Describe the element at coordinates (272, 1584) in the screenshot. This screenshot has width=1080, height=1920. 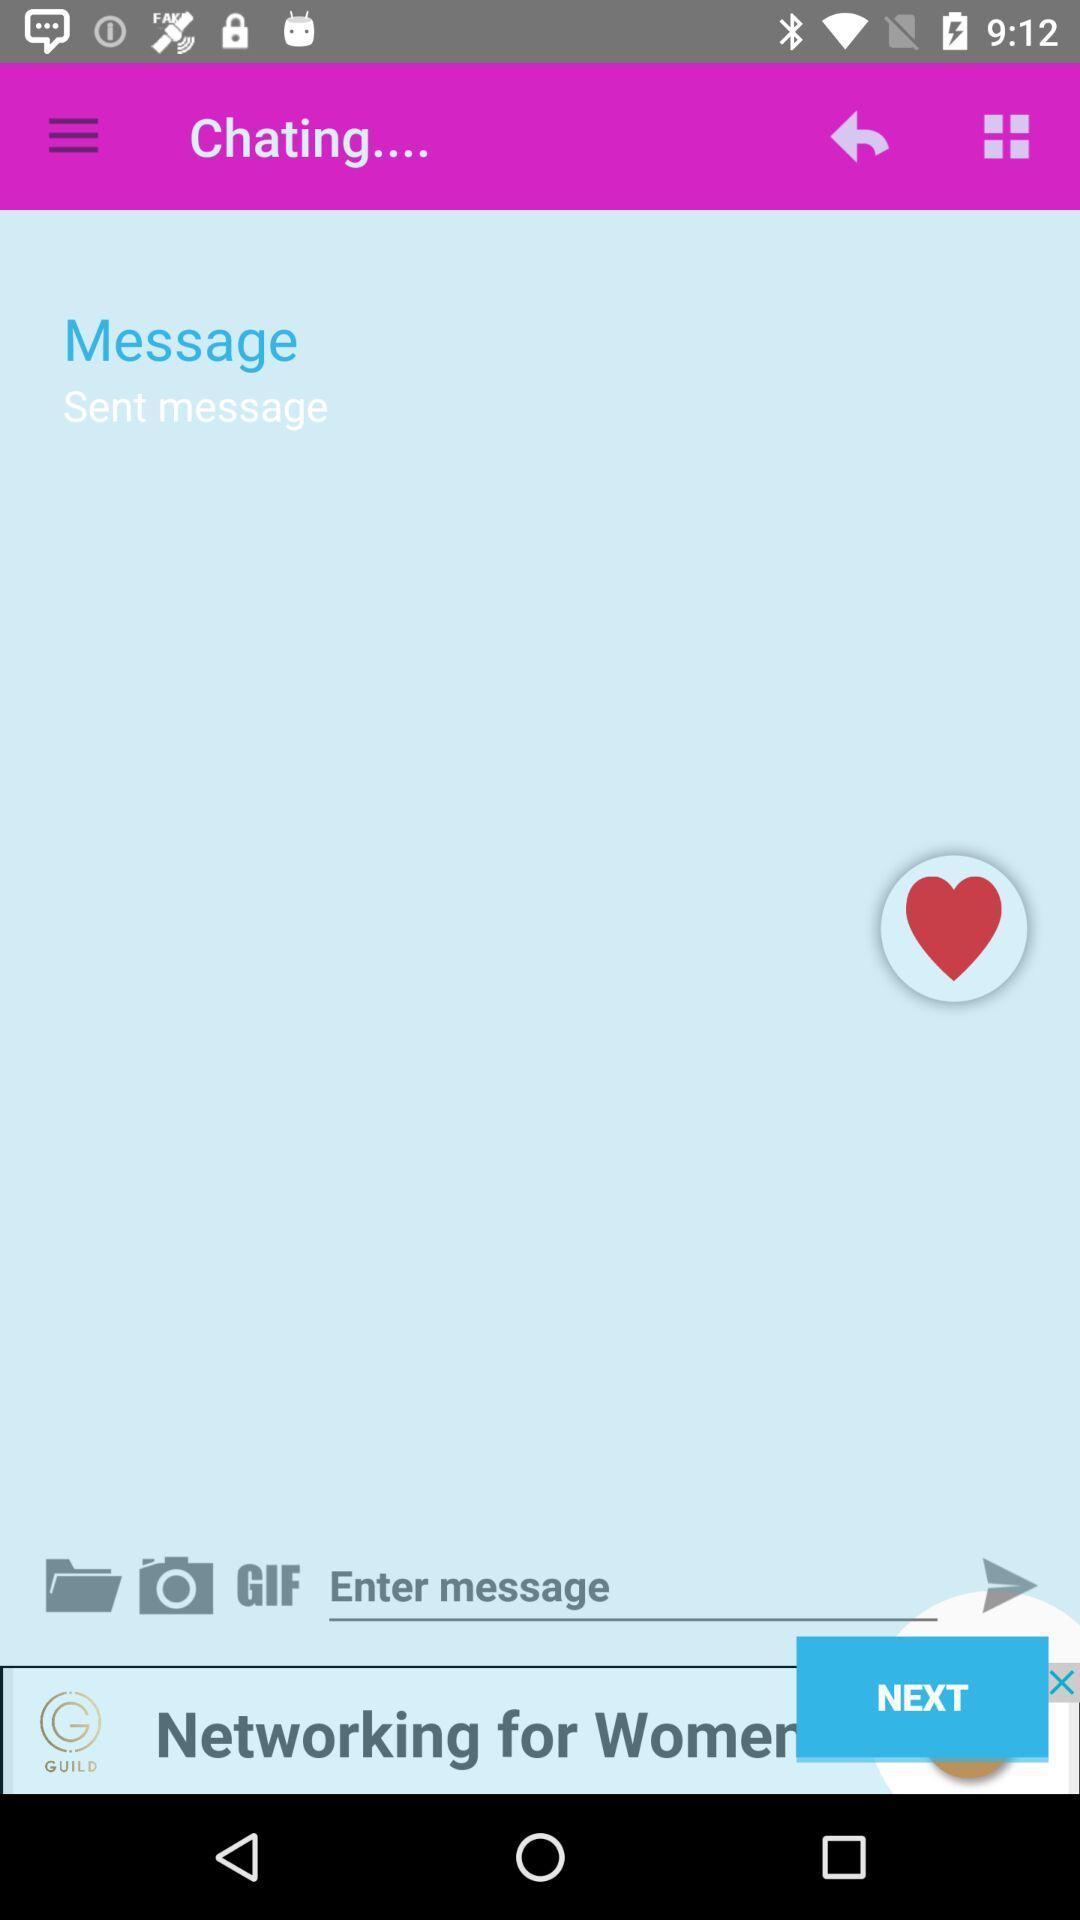
I see `gif button` at that location.